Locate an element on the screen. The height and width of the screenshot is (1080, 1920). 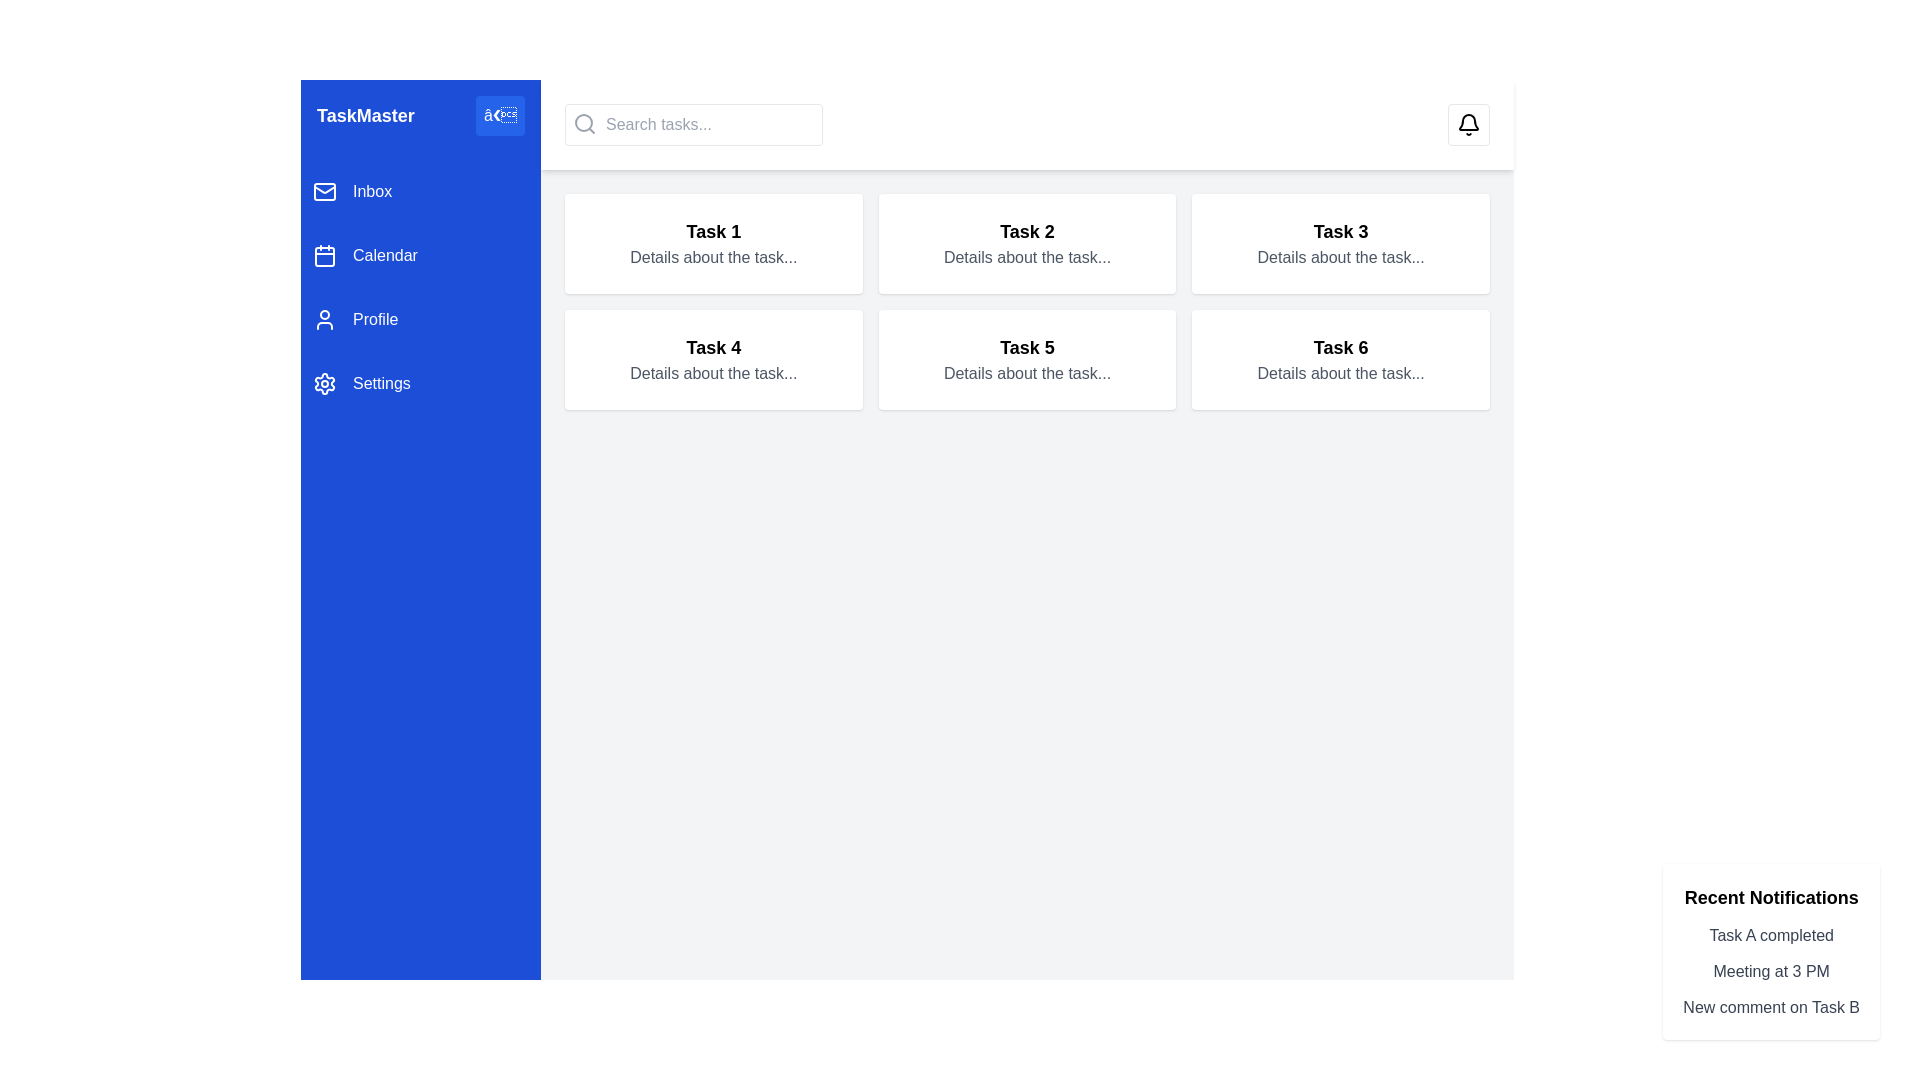
keyboard navigation is located at coordinates (420, 288).